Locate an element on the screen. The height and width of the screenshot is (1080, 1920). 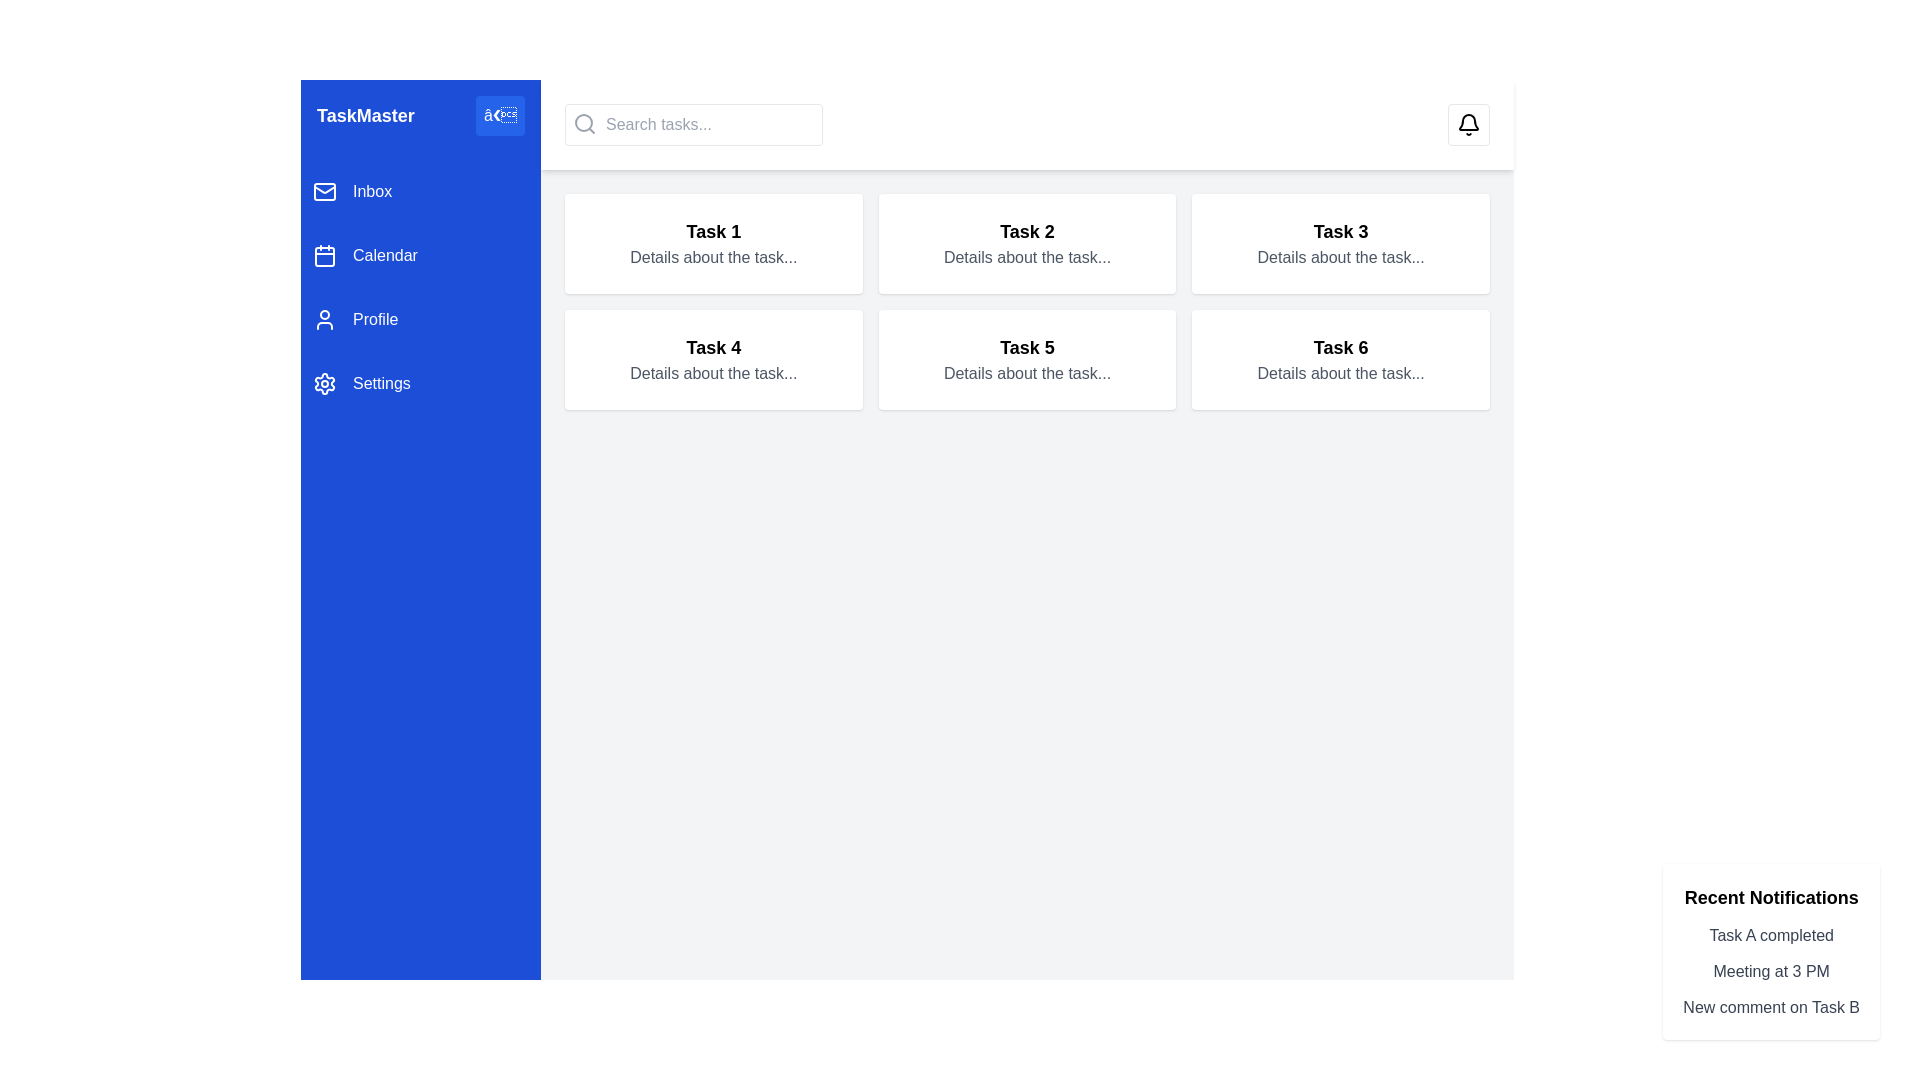
keyboard navigation is located at coordinates (420, 288).